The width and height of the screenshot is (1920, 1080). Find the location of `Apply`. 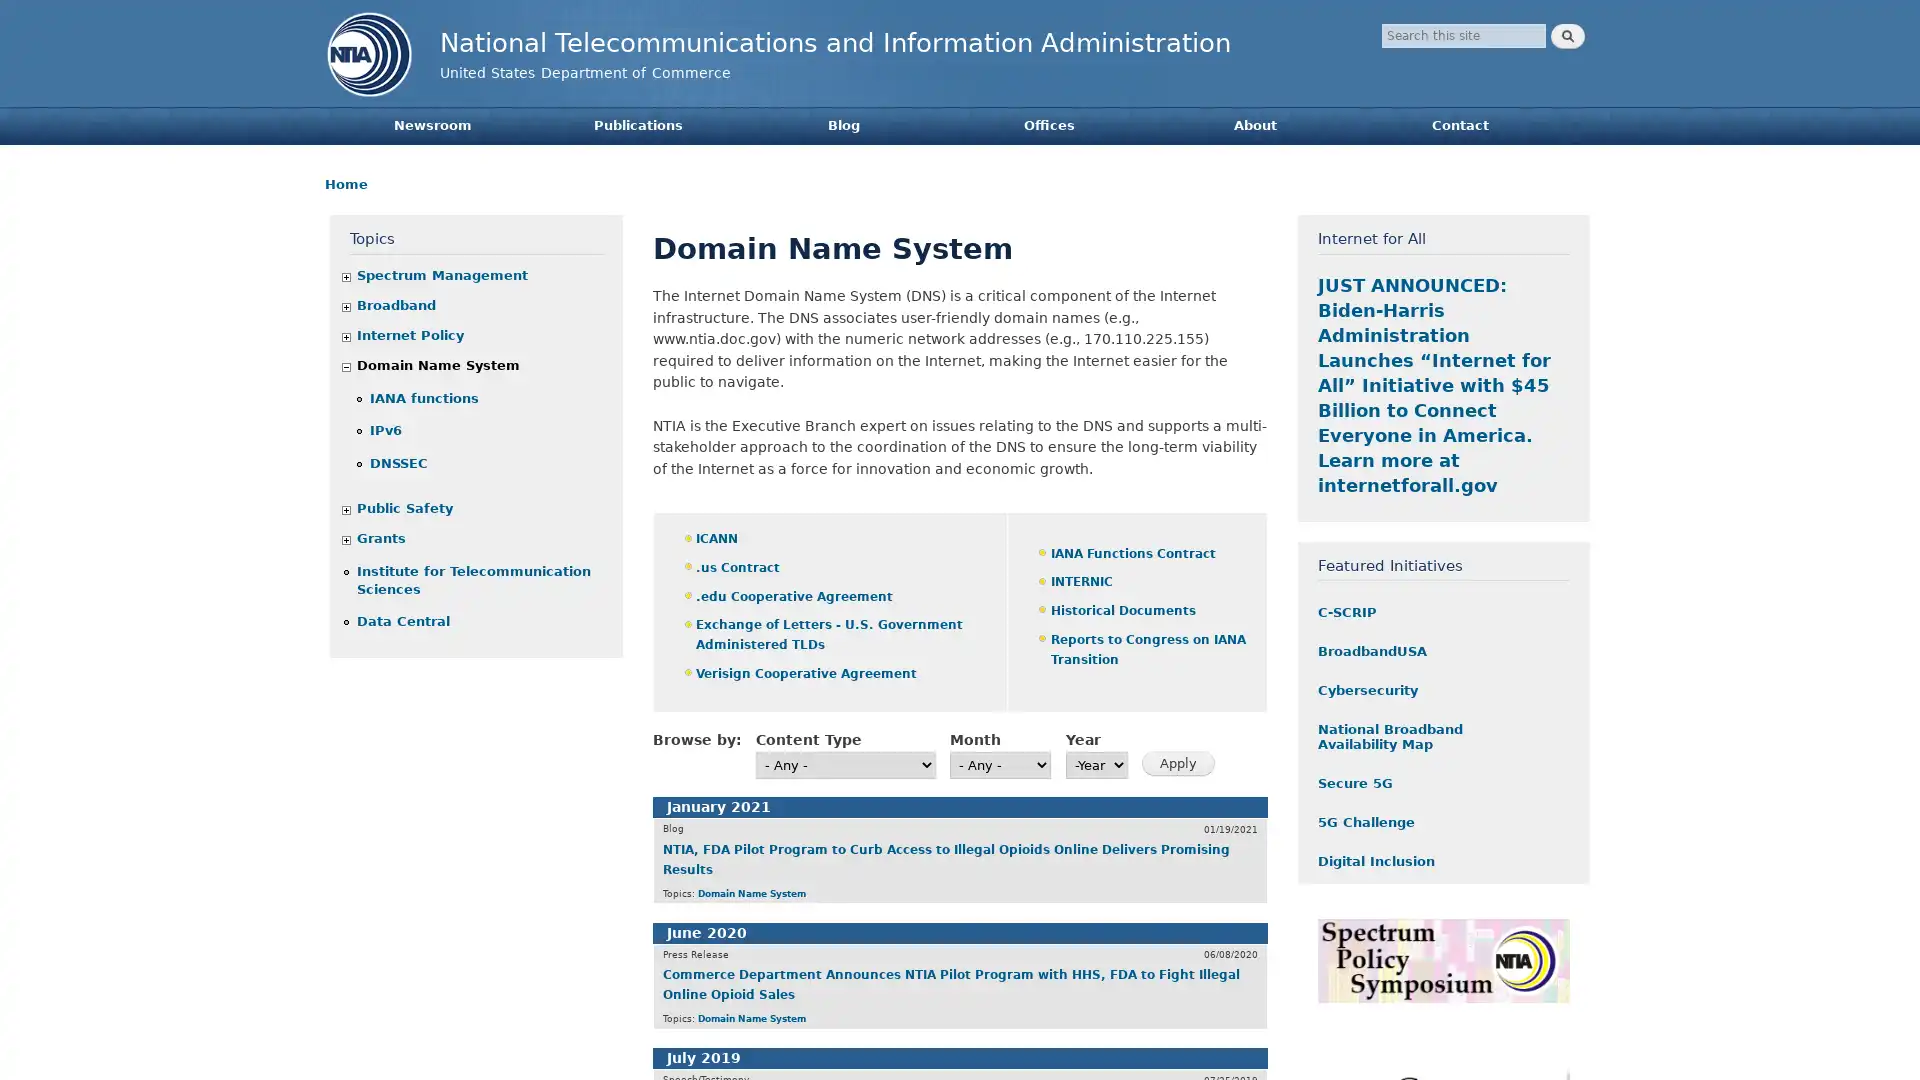

Apply is located at coordinates (1178, 763).